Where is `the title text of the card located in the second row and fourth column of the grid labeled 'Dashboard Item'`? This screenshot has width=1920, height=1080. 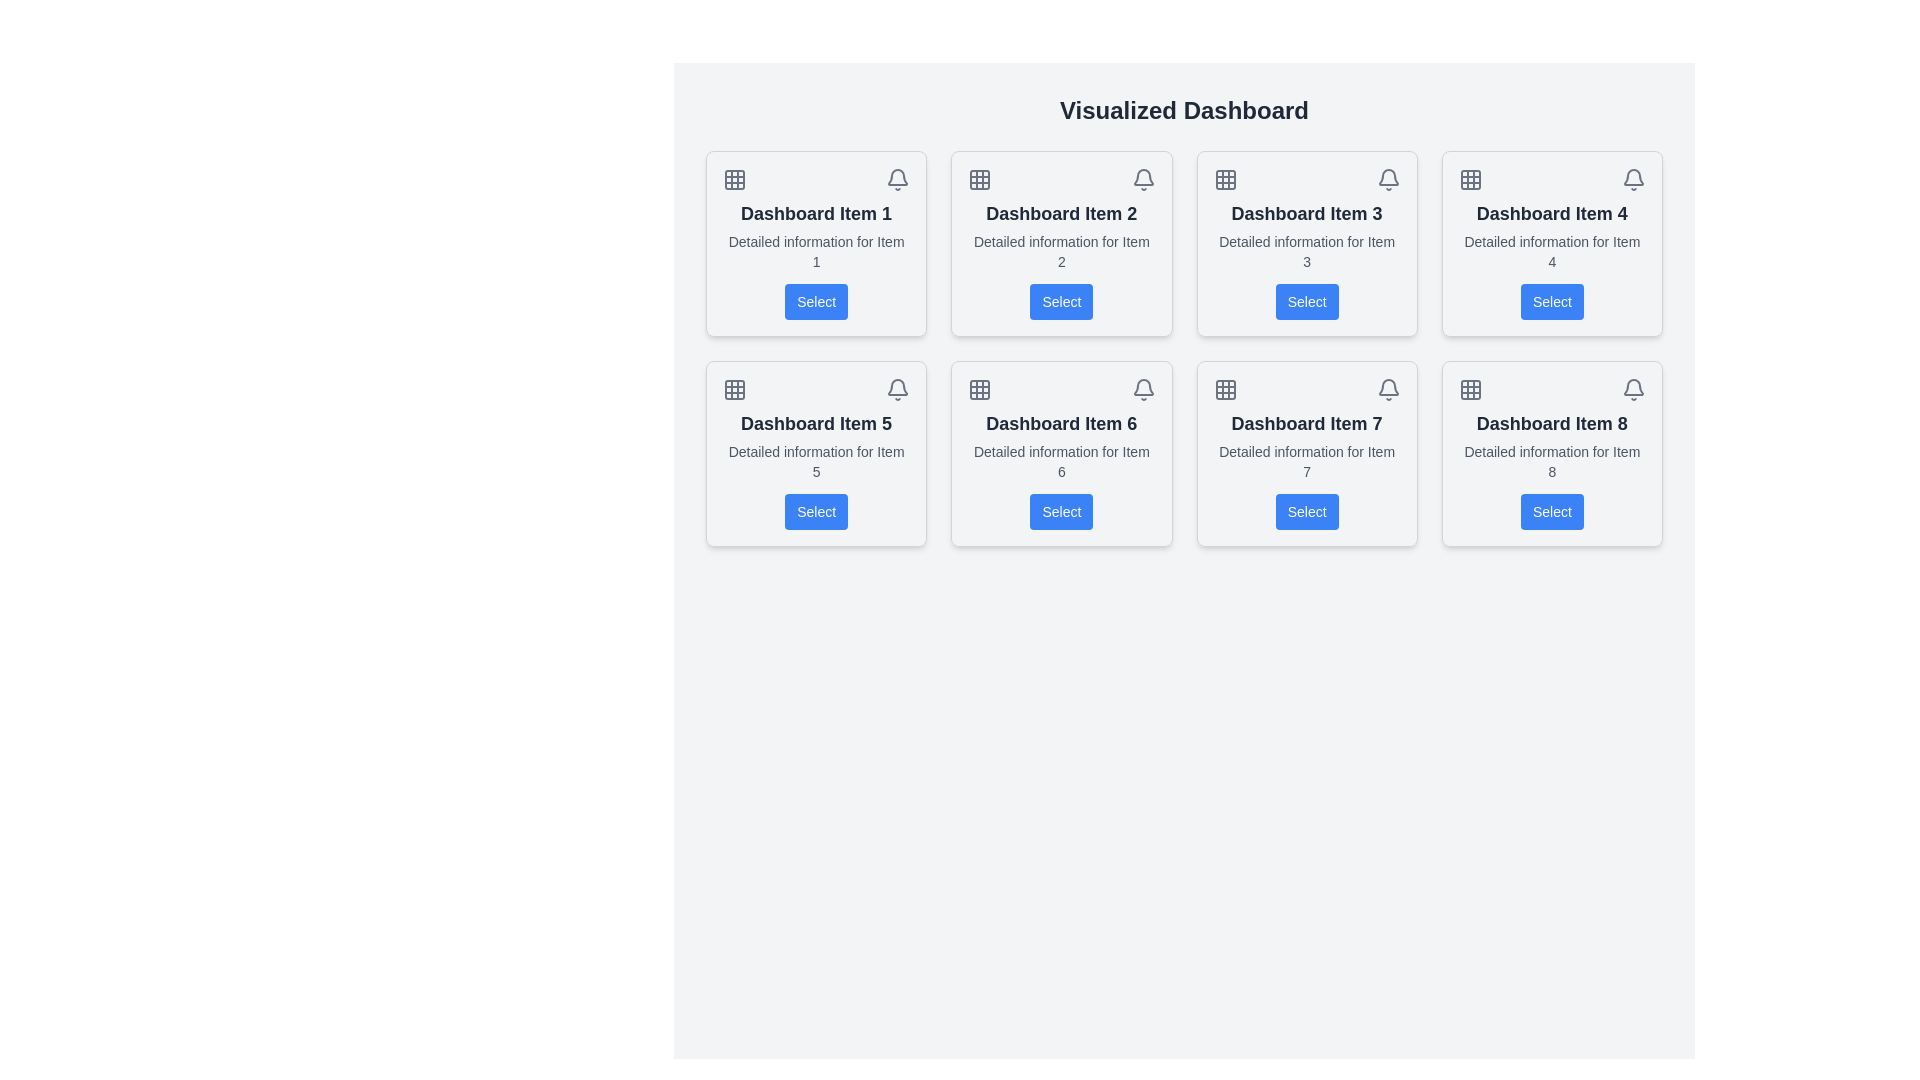 the title text of the card located in the second row and fourth column of the grid labeled 'Dashboard Item' is located at coordinates (1551, 213).